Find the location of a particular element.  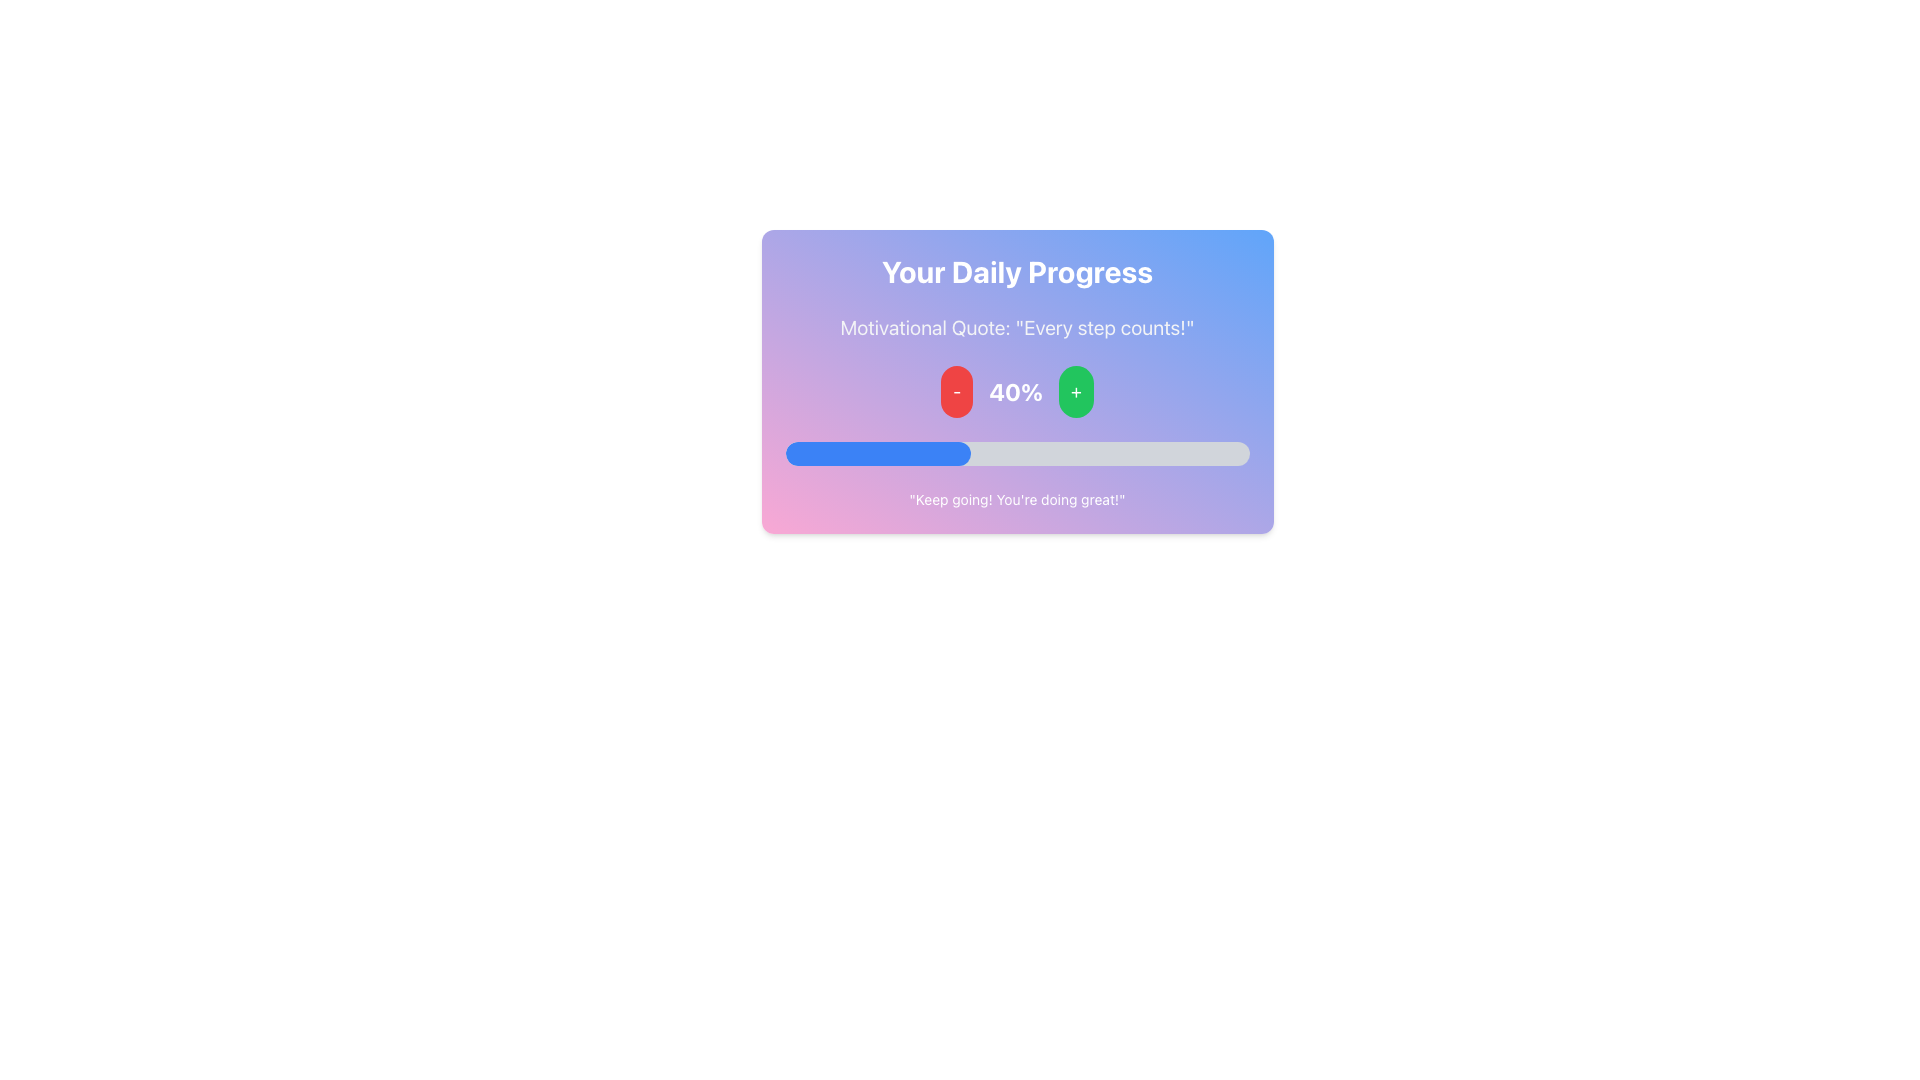

the filled portion of the progress bar segment that visually conveys task completion, located within the 'Your Daily Progress' card layout is located at coordinates (878, 454).